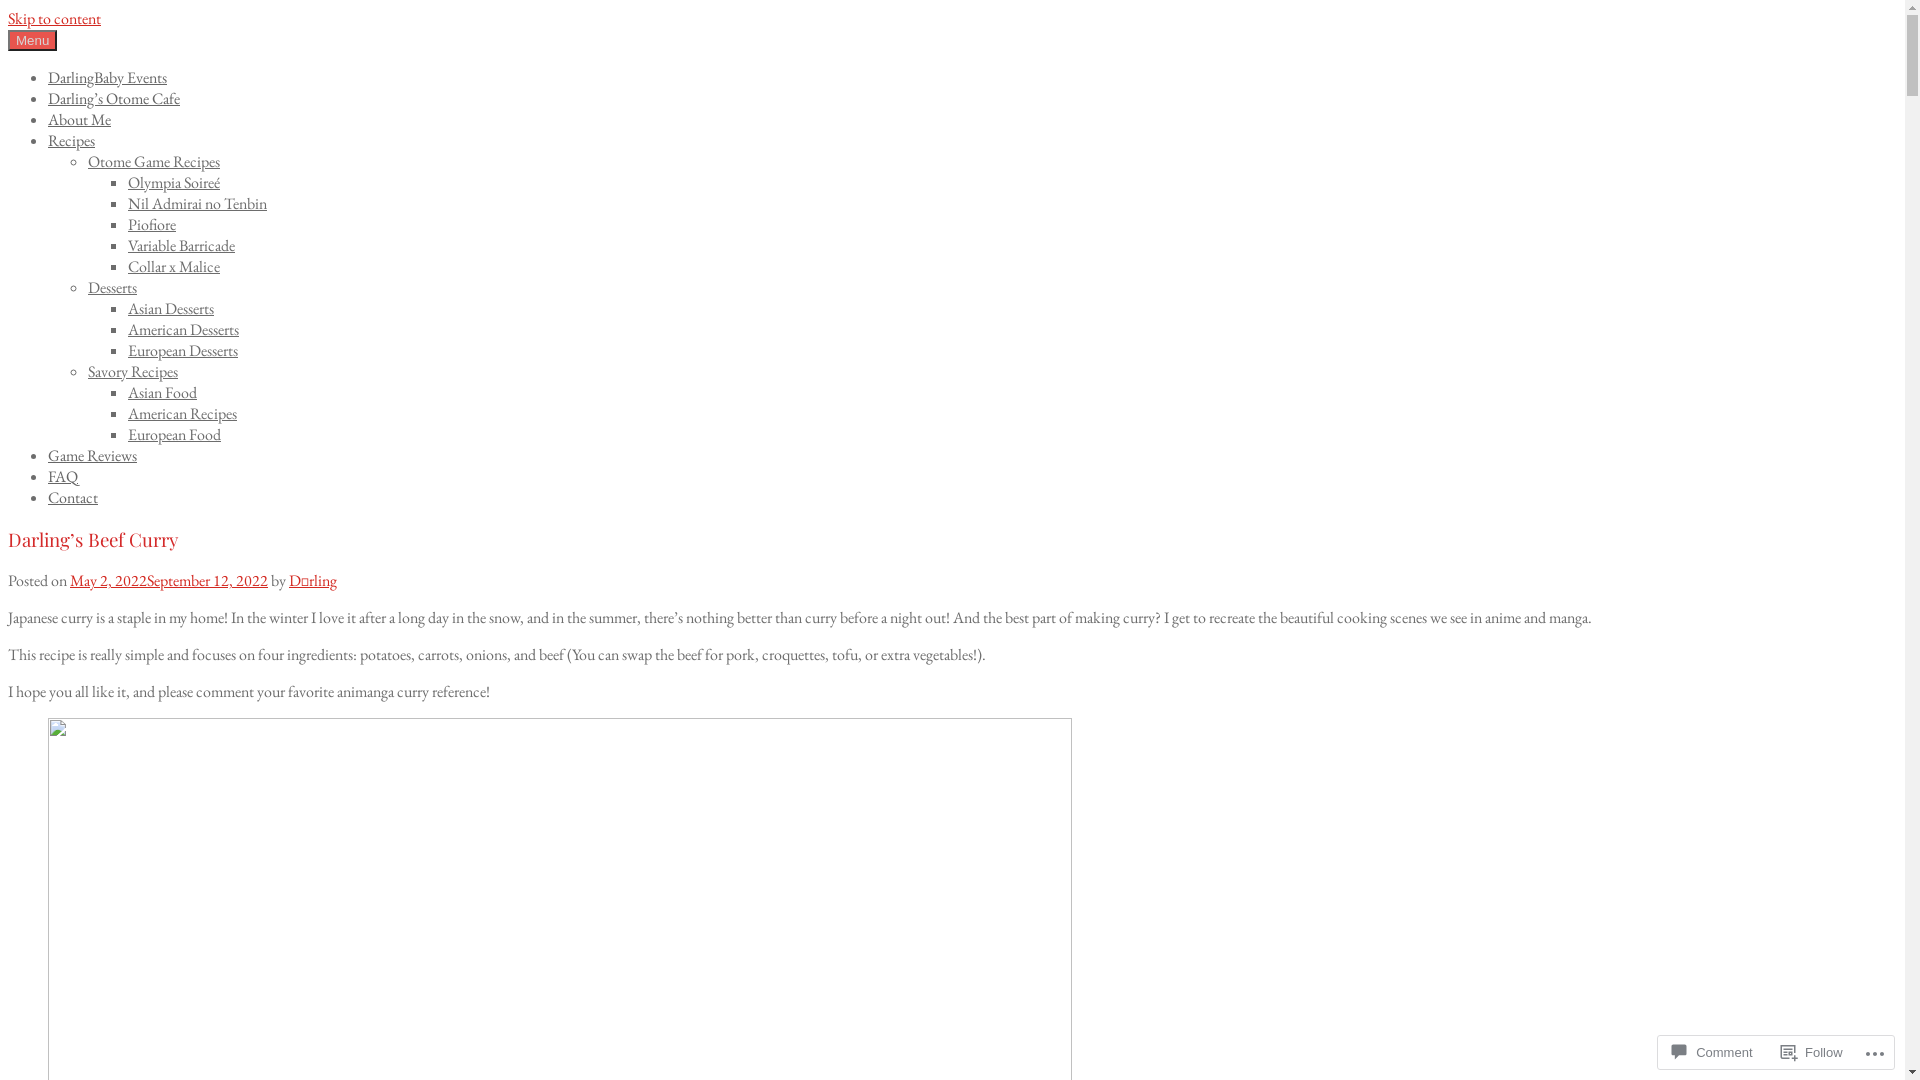 The image size is (1920, 1080). Describe the element at coordinates (152, 160) in the screenshot. I see `'Otome Game Recipes'` at that location.